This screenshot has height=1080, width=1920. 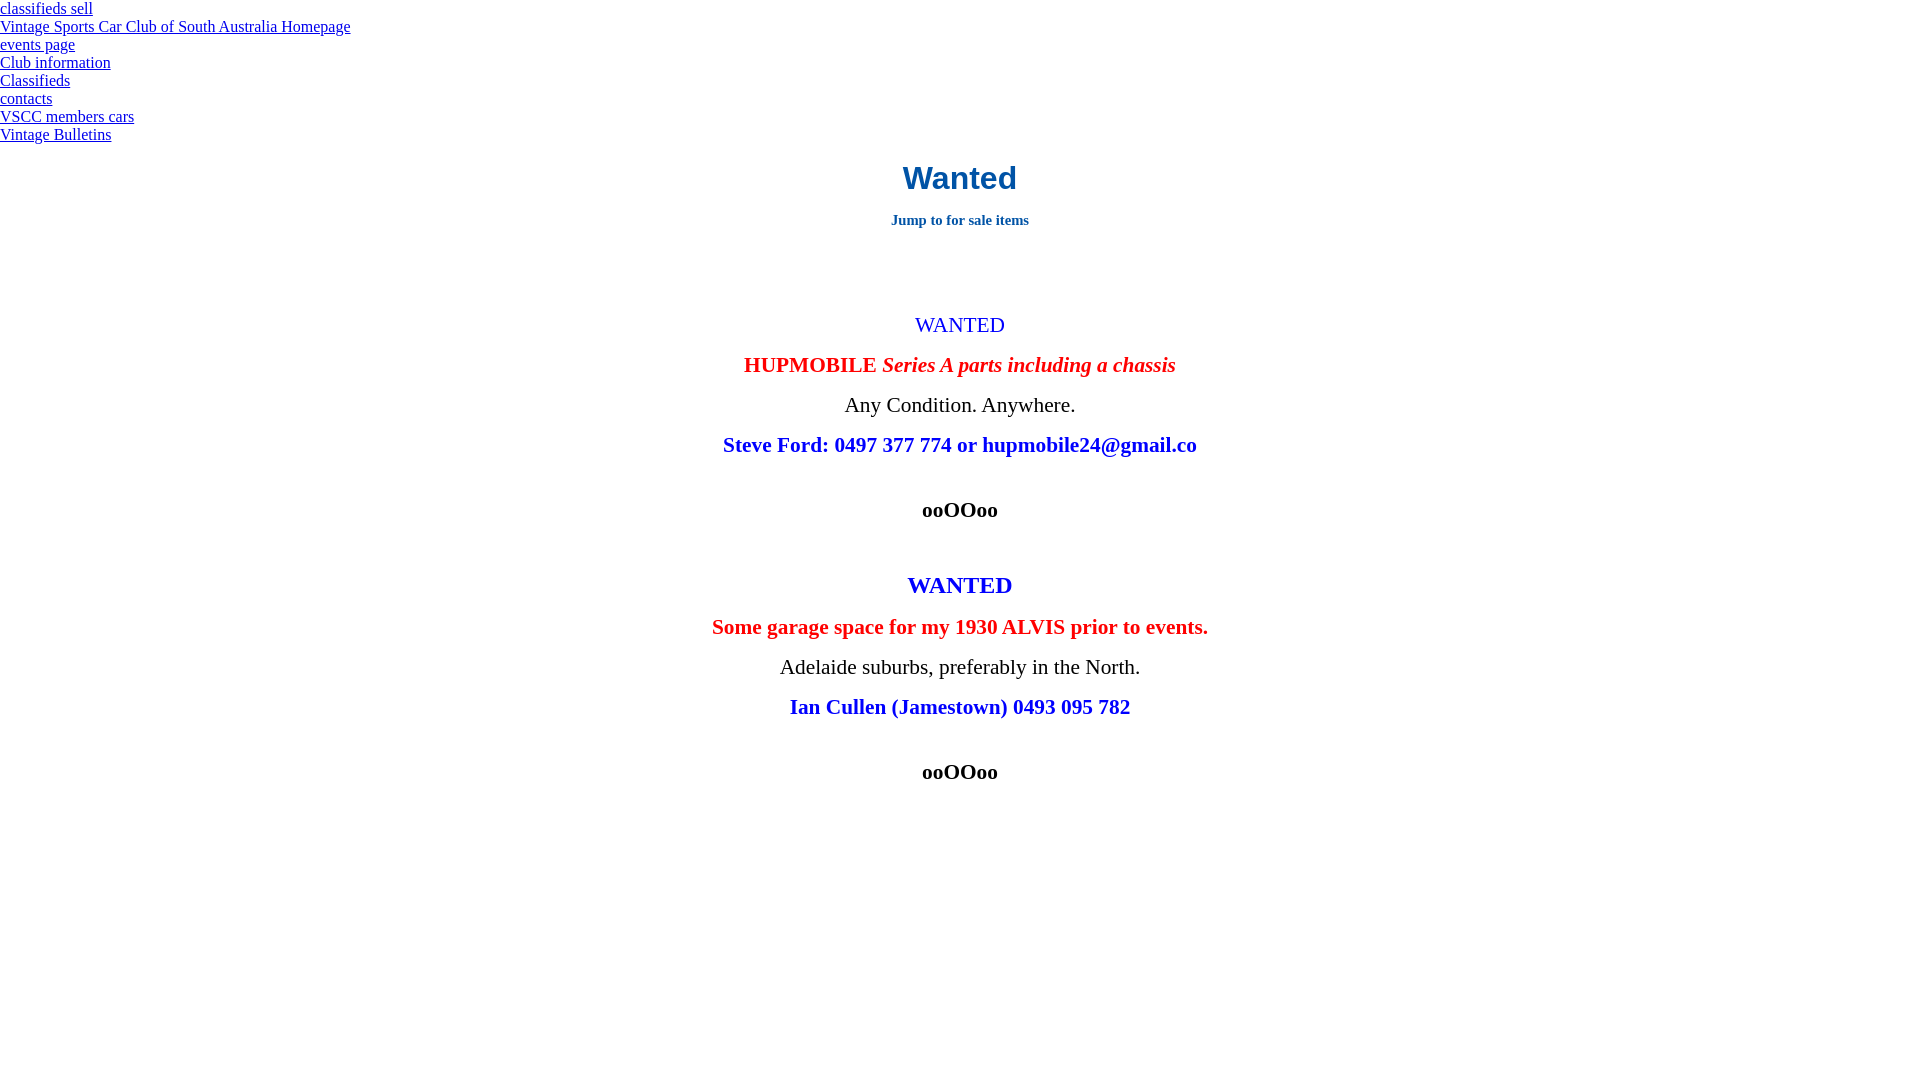 What do you see at coordinates (0, 79) in the screenshot?
I see `'Classifieds'` at bounding box center [0, 79].